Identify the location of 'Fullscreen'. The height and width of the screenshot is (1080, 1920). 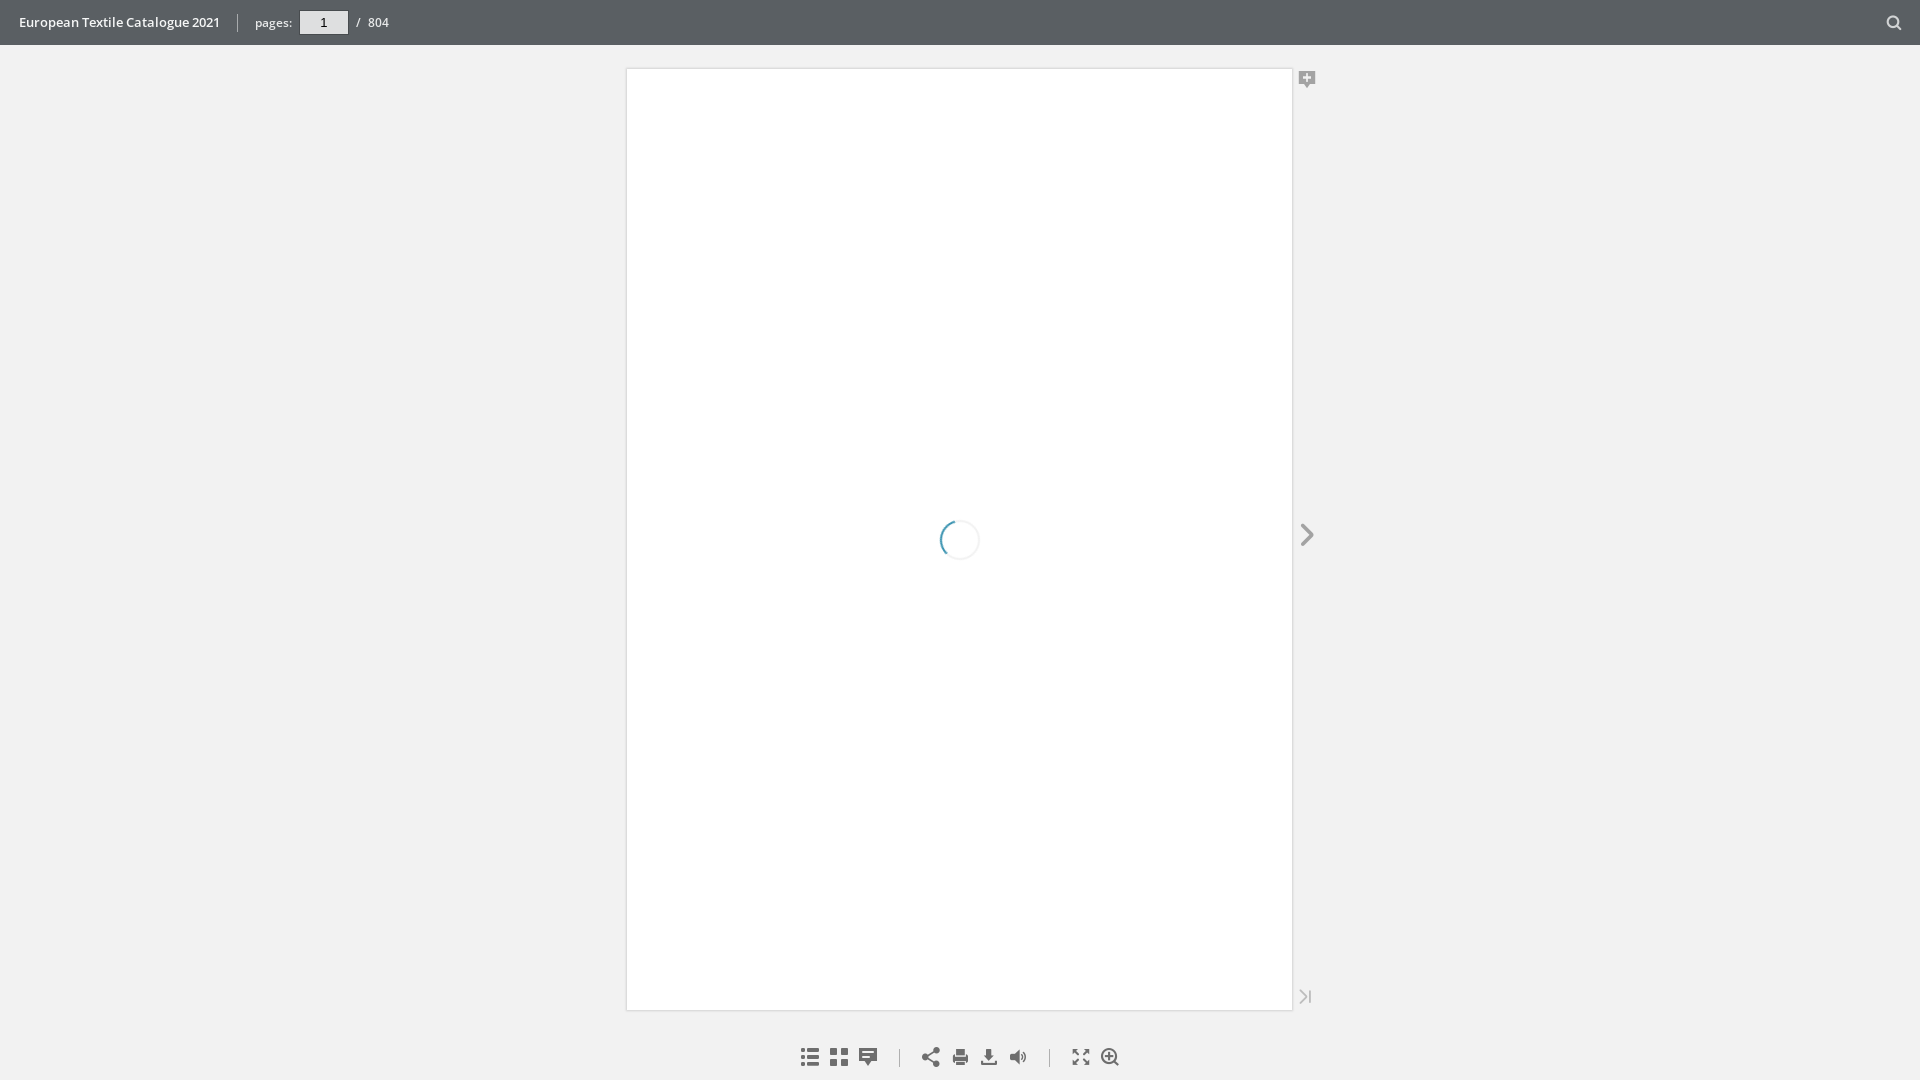
(1064, 1056).